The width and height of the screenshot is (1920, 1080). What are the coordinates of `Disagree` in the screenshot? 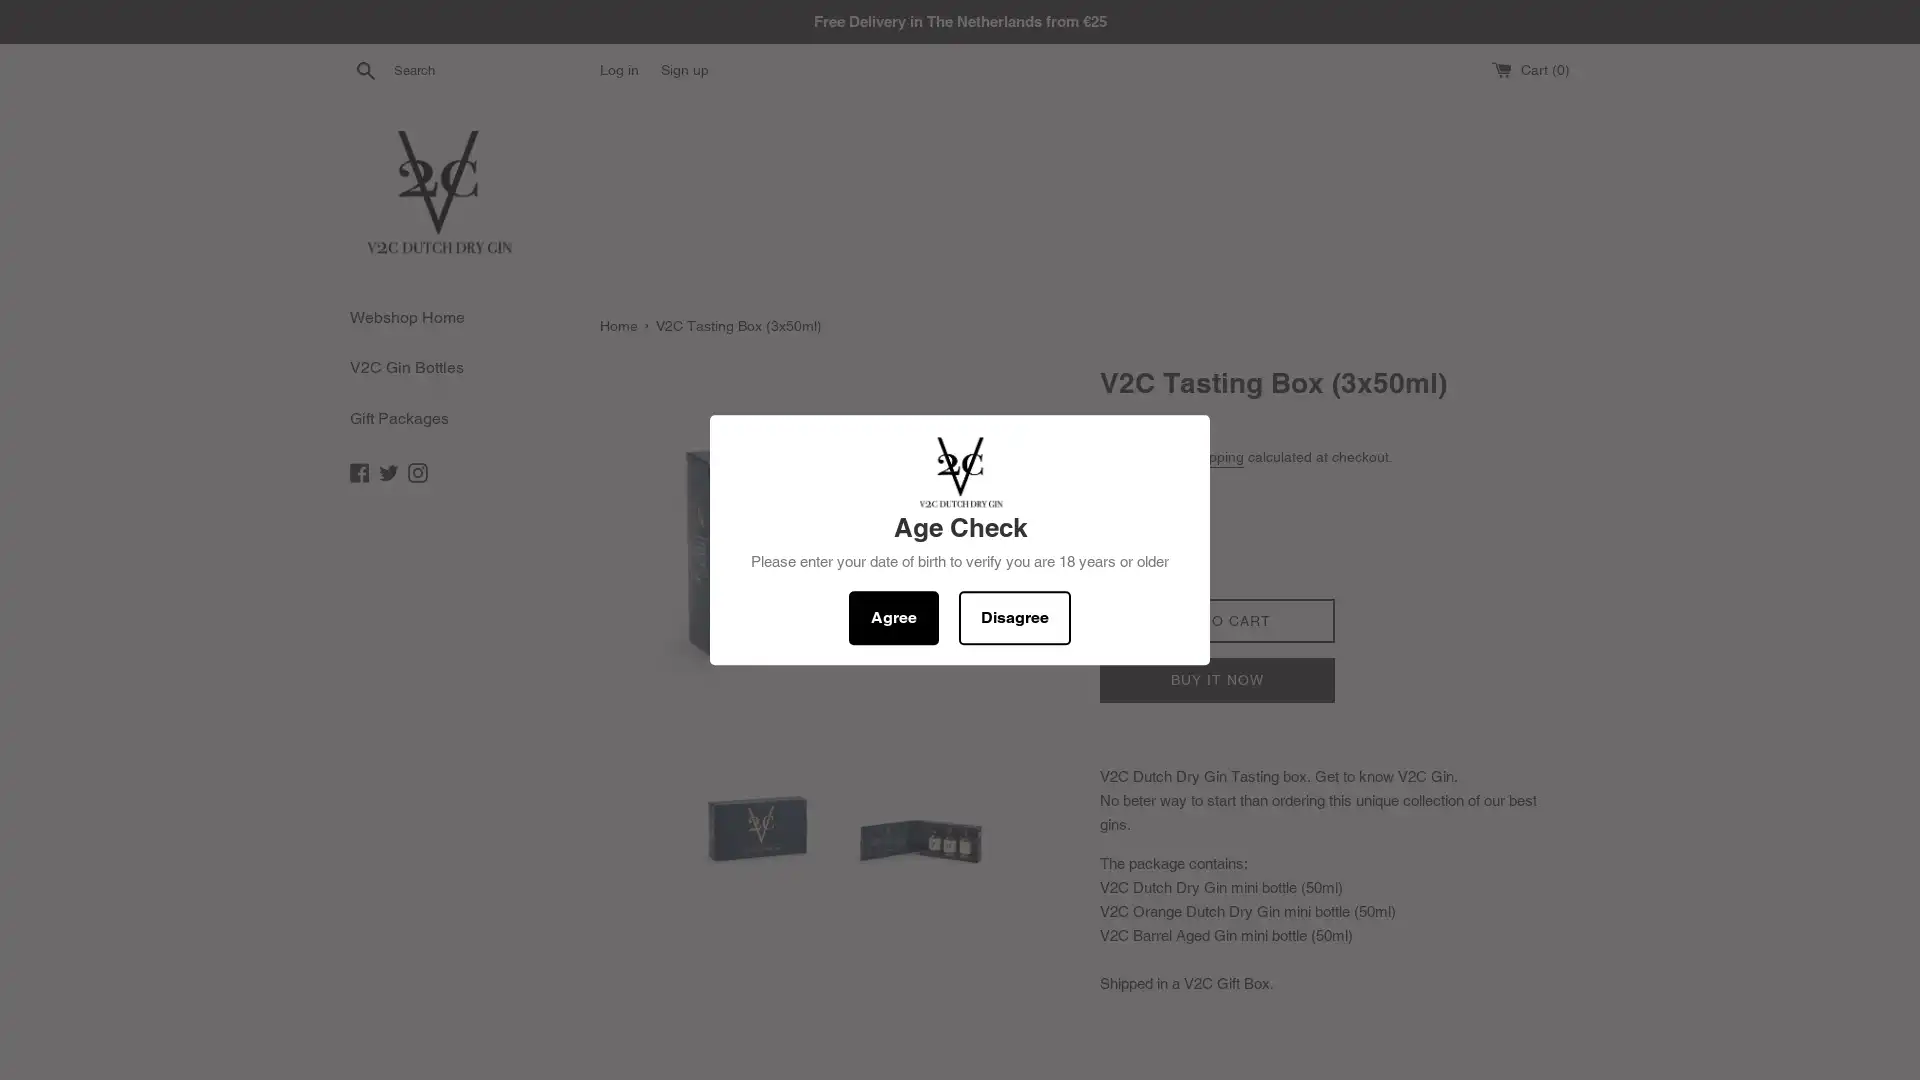 It's located at (1014, 616).